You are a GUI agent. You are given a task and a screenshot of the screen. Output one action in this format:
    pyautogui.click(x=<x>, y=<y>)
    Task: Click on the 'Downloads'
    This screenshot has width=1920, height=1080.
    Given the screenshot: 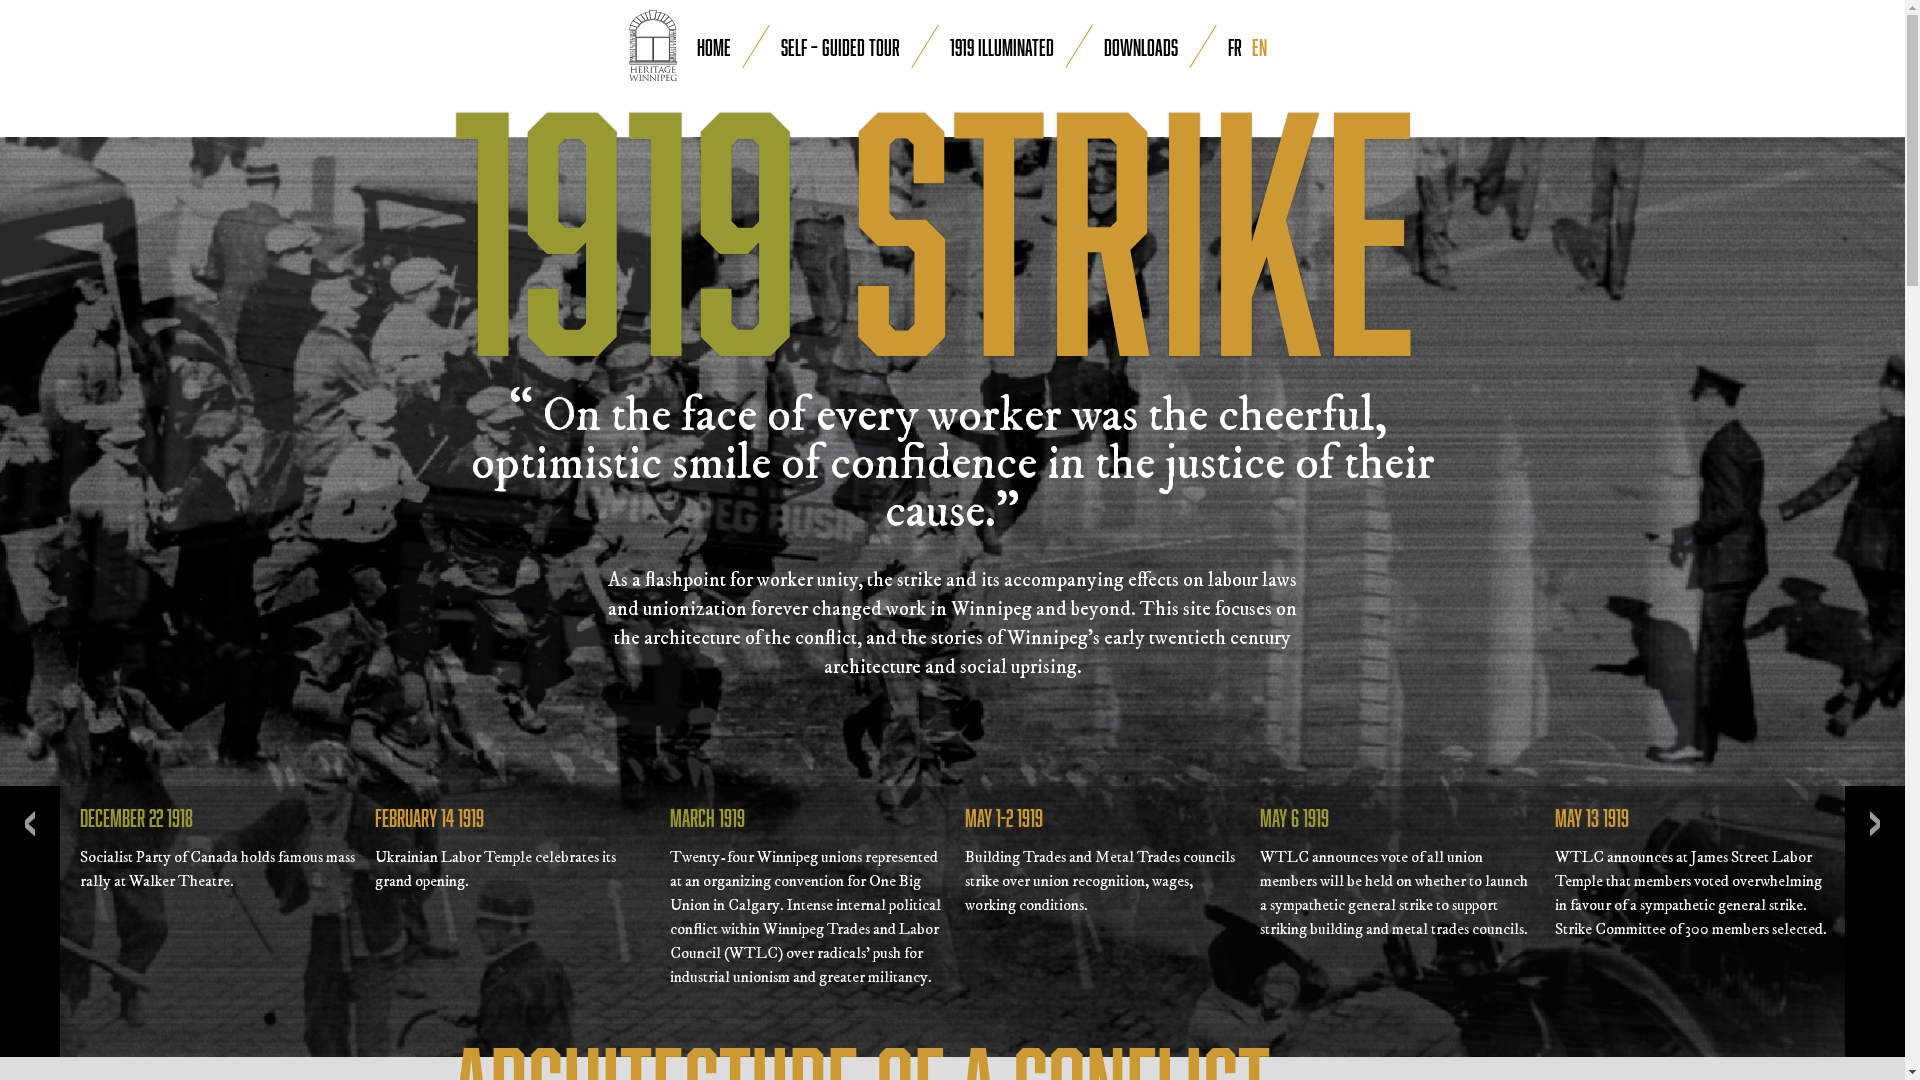 What is the action you would take?
    pyautogui.click(x=1103, y=45)
    